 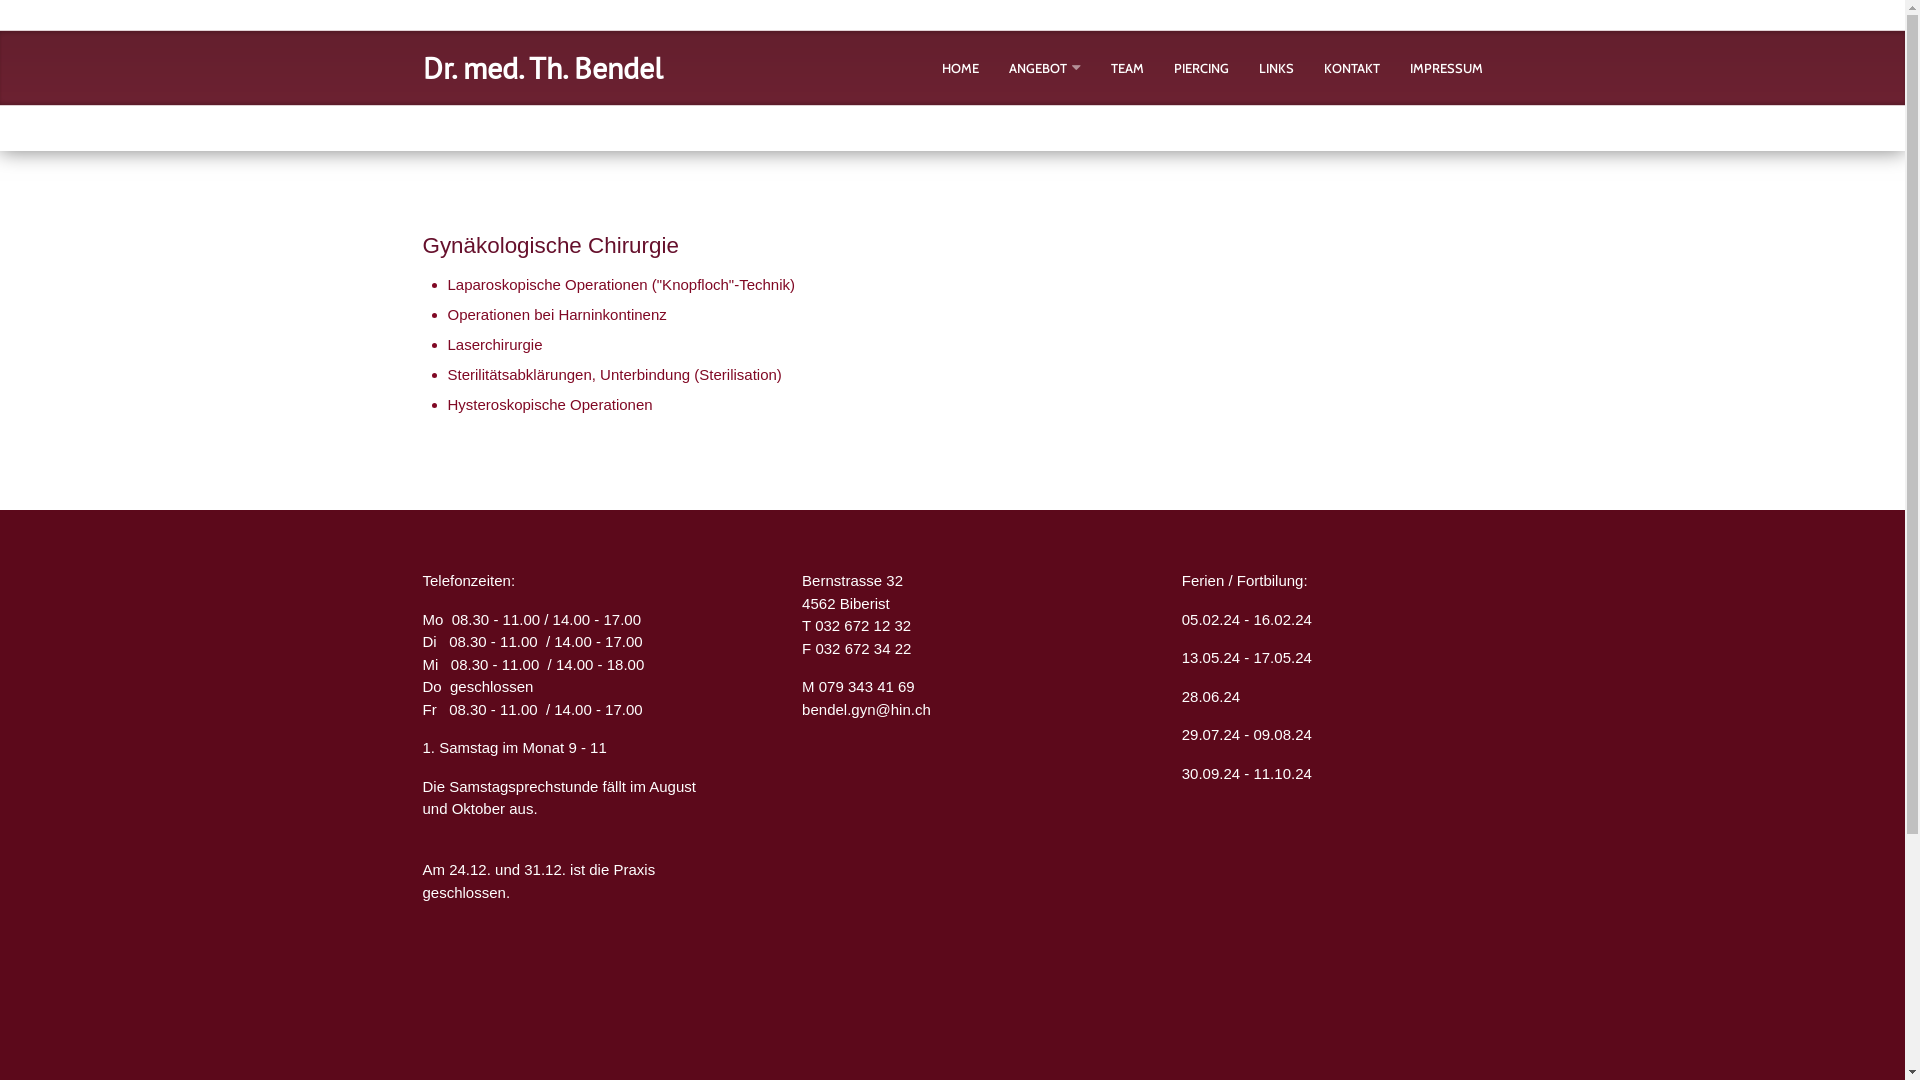 What do you see at coordinates (960, 67) in the screenshot?
I see `'HOME'` at bounding box center [960, 67].